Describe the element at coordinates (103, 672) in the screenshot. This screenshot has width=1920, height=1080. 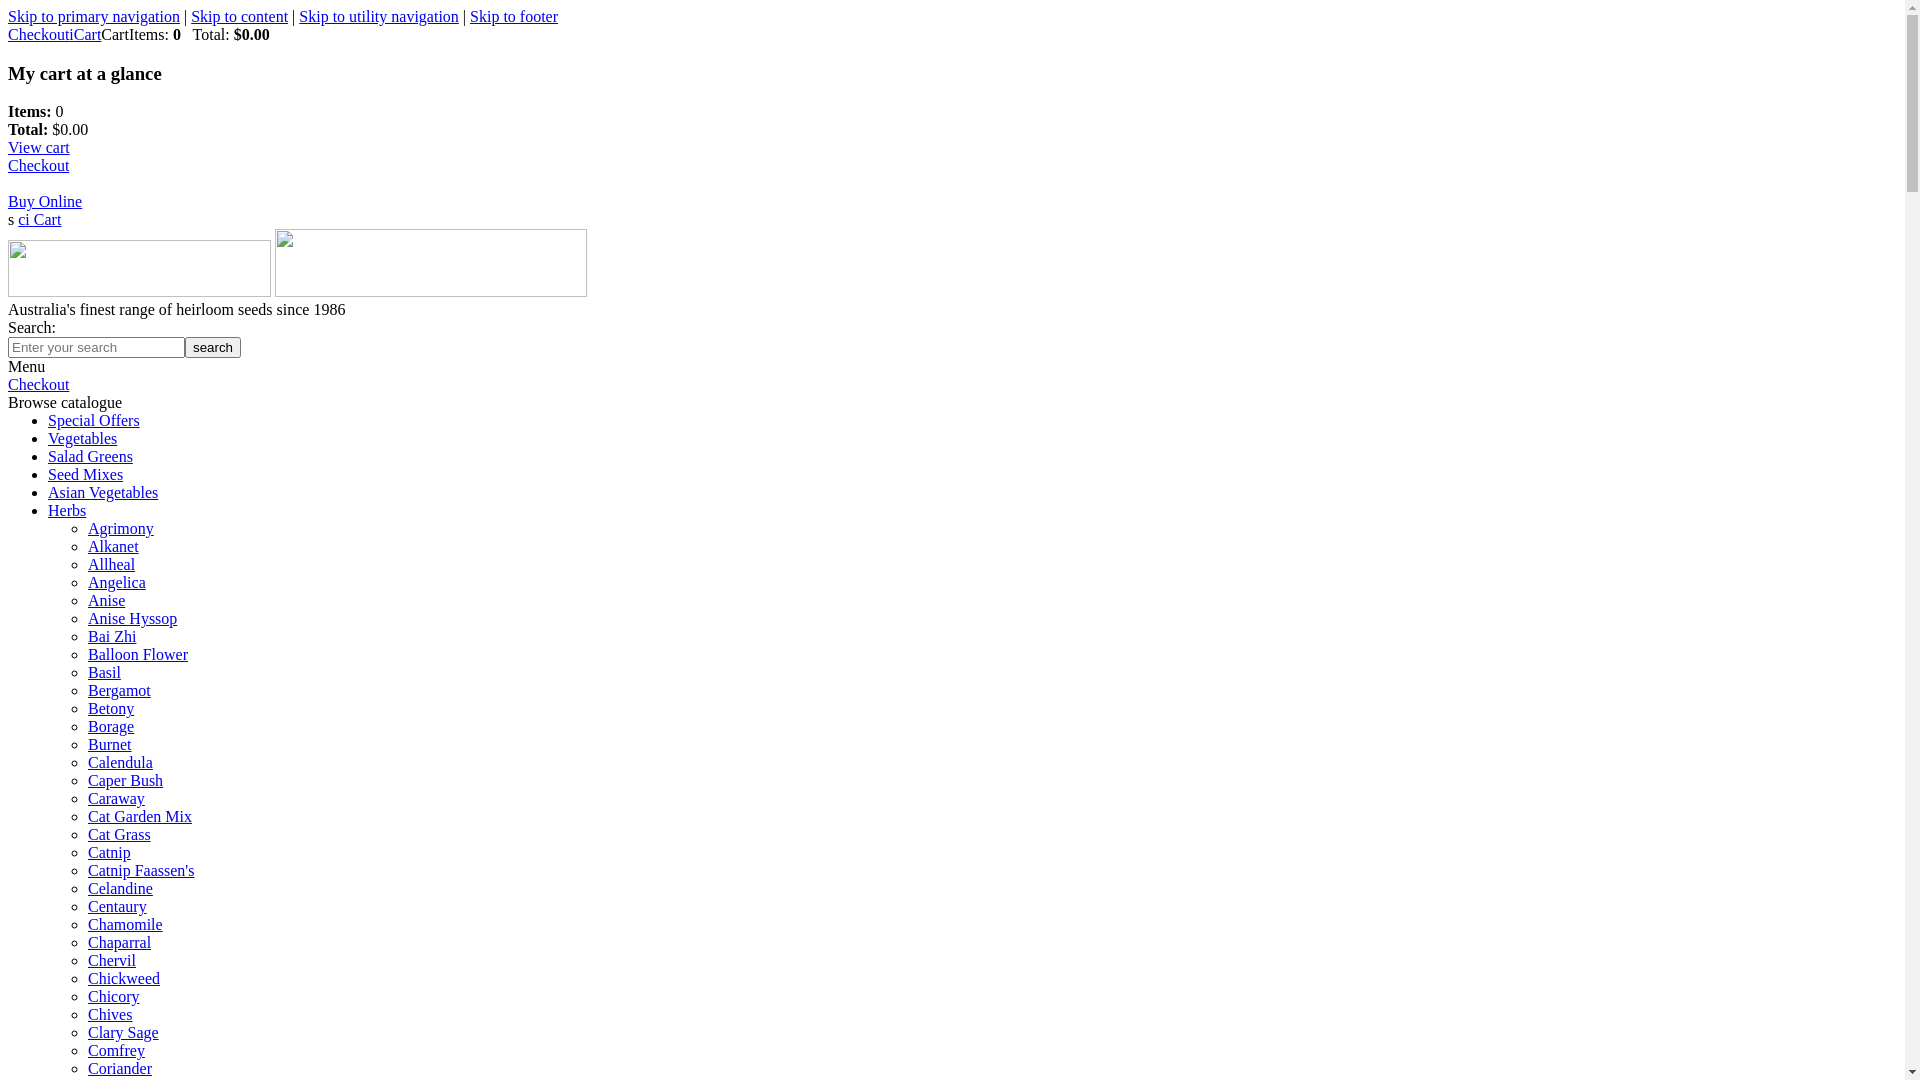
I see `'Basil'` at that location.